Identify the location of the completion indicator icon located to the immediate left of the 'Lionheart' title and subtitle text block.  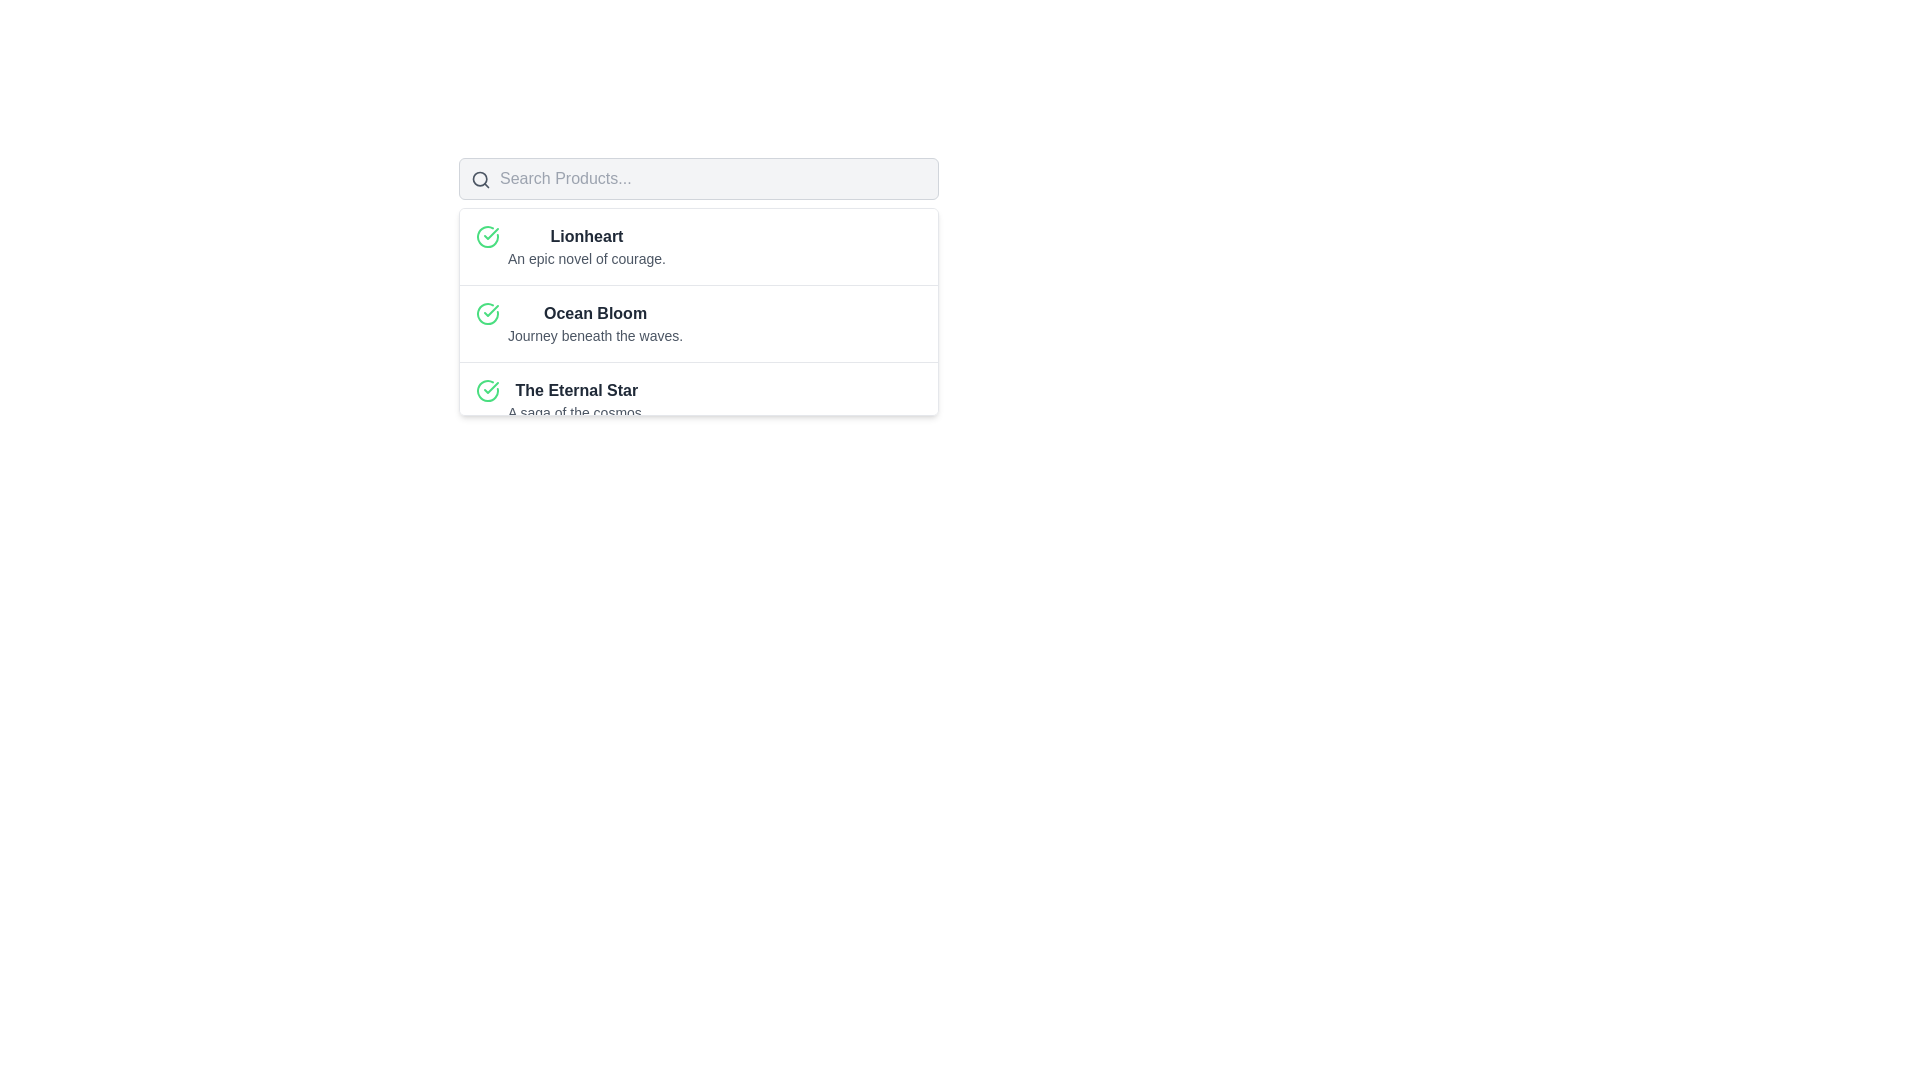
(488, 235).